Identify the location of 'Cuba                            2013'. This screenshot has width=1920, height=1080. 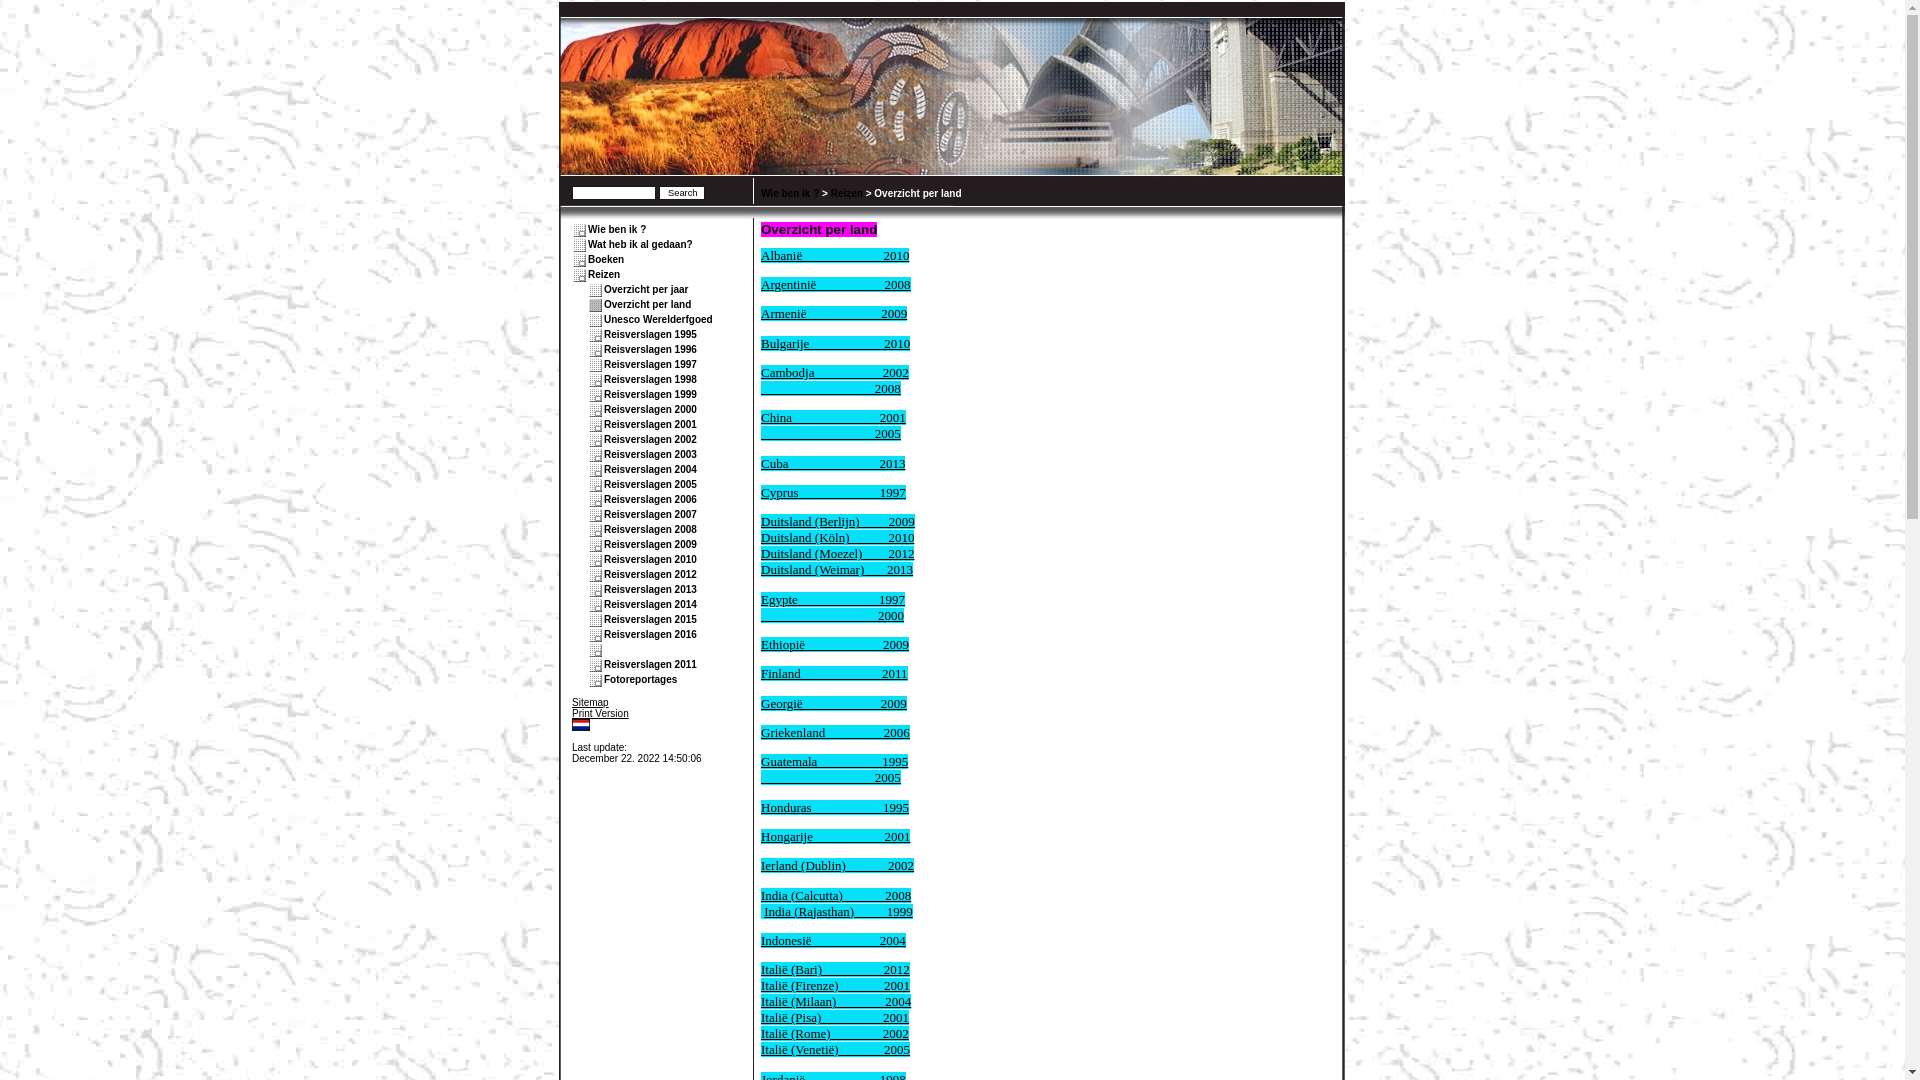
(760, 463).